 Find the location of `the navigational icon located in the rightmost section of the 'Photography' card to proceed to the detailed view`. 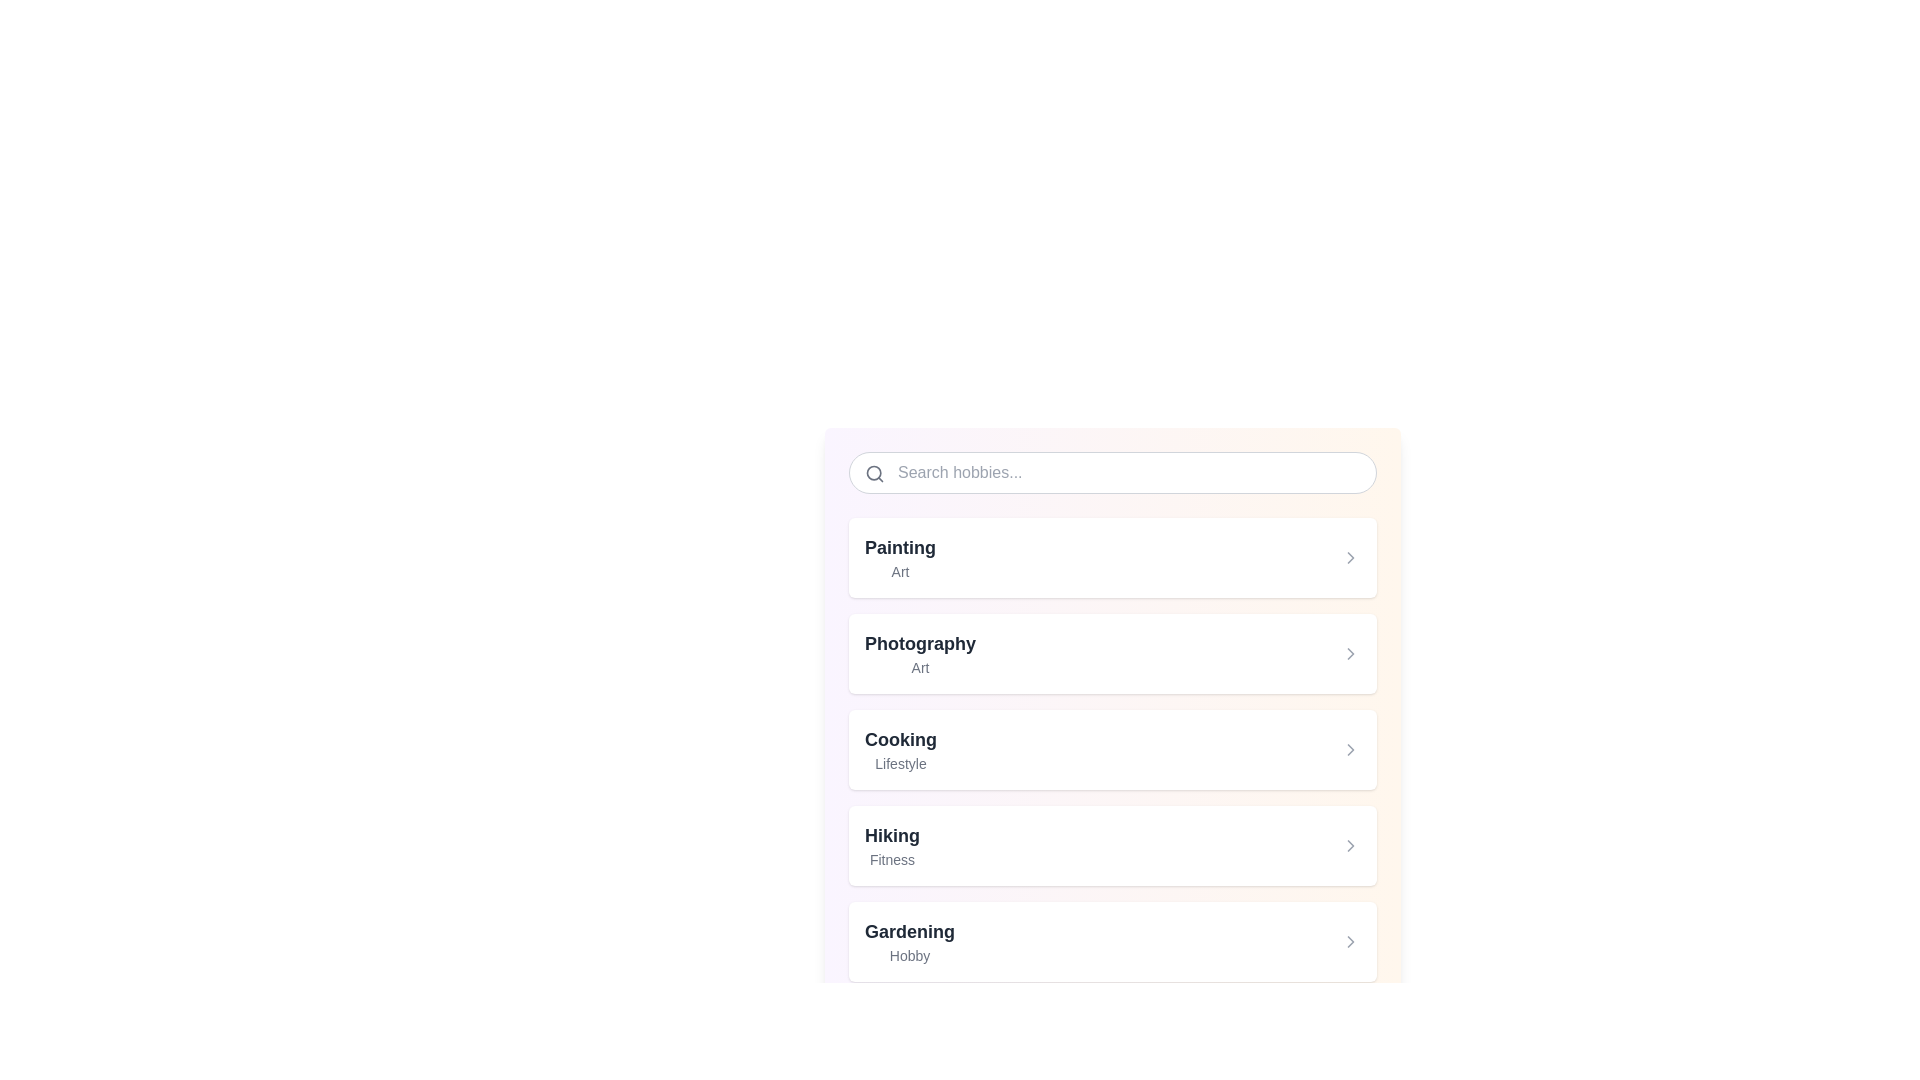

the navigational icon located in the rightmost section of the 'Photography' card to proceed to the detailed view is located at coordinates (1350, 654).